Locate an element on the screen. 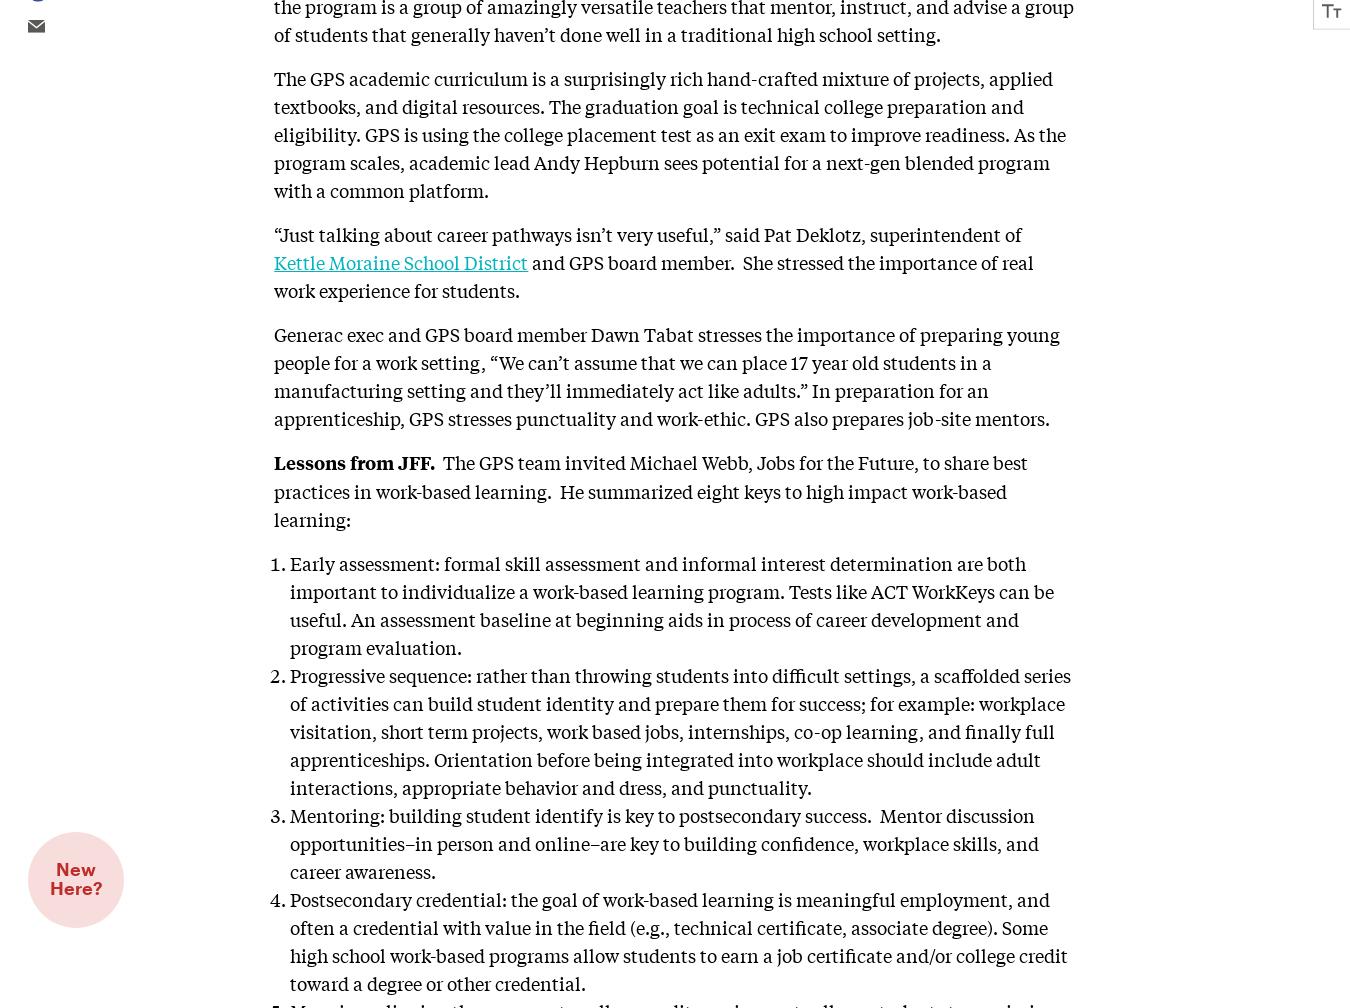  'Generac exec and GPS board member Dawn Tabat stresses the importance of preparing young people for a work setting, “We can’t assume that we can place 17 year old students in a manufacturing setting and they’ll immediately act like adults.” In preparation for an apprenticeship, GPS stresses punctuality and work-ethic. GPS also prepares job-site mentors.' is located at coordinates (667, 374).